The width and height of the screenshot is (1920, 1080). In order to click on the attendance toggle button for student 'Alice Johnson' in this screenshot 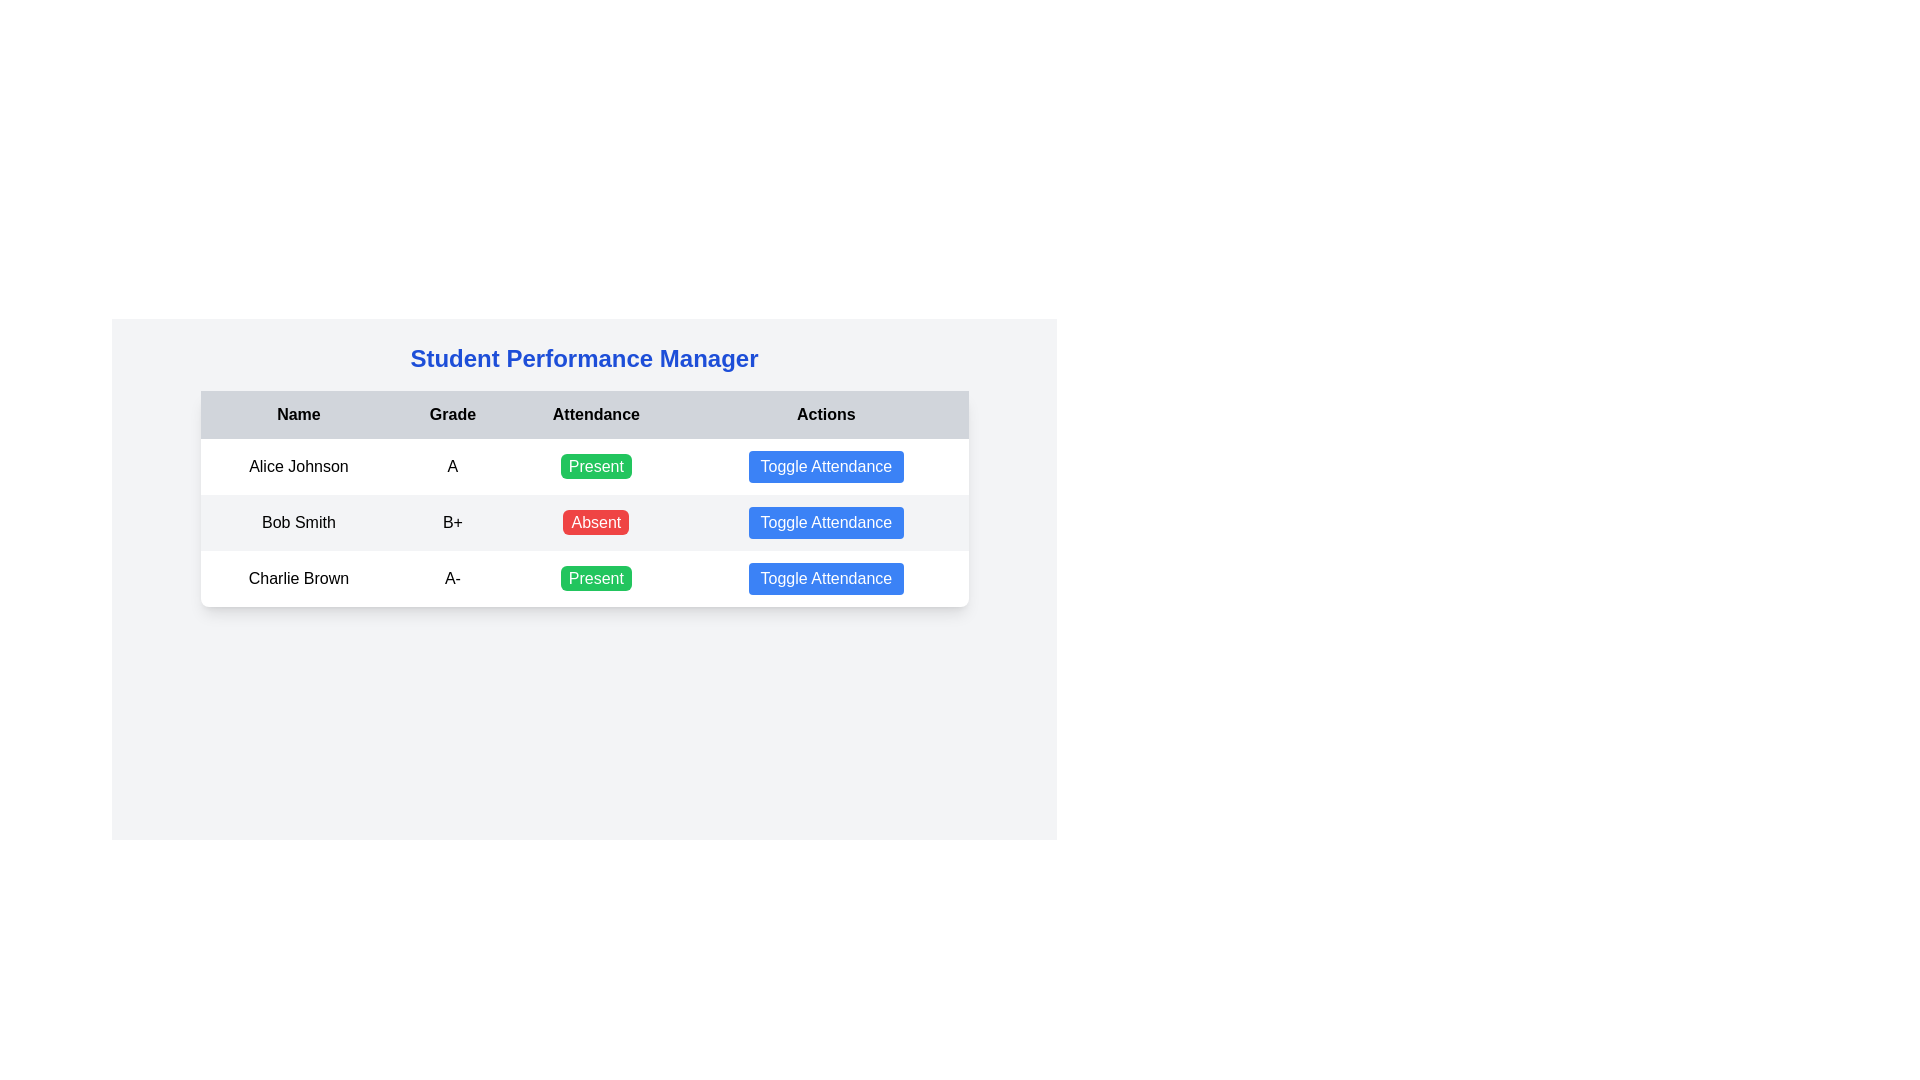, I will do `click(826, 466)`.